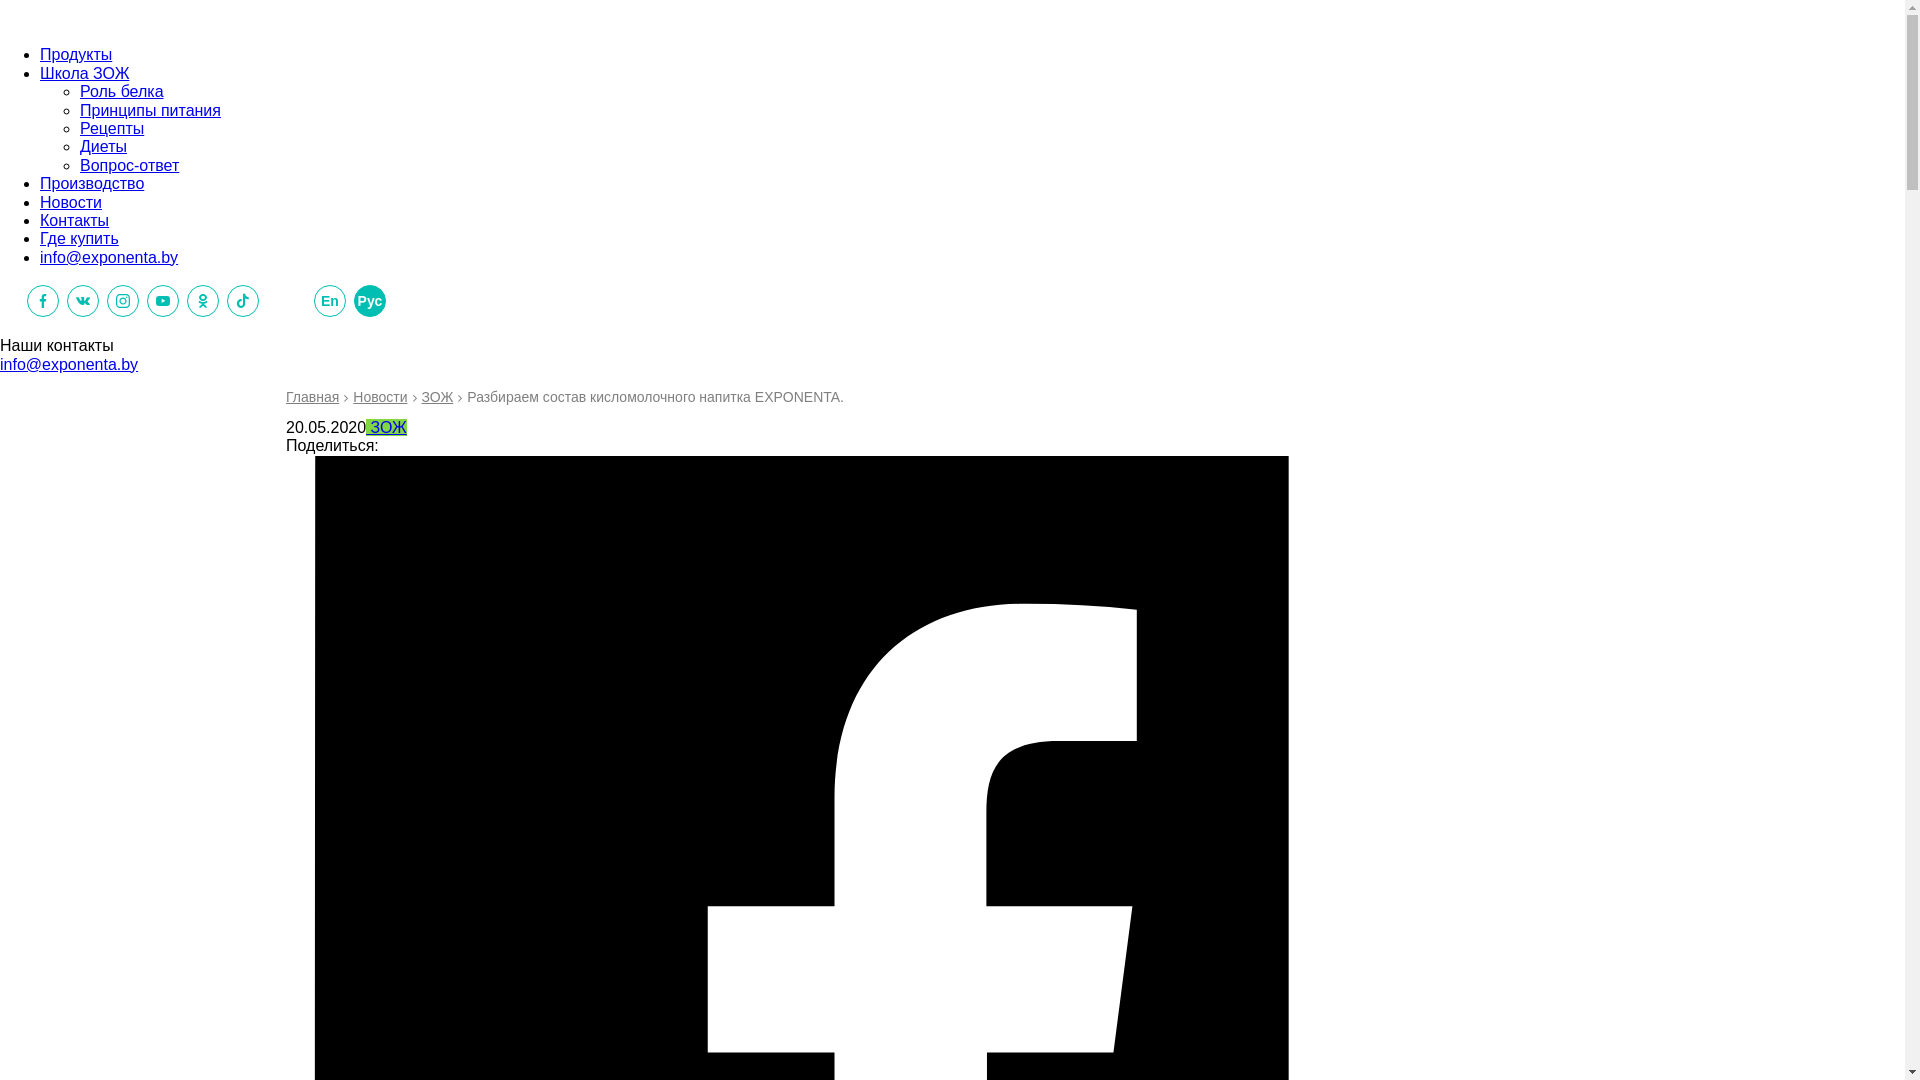 This screenshot has width=1920, height=1080. I want to click on 'info@exponenta.by', so click(108, 256).